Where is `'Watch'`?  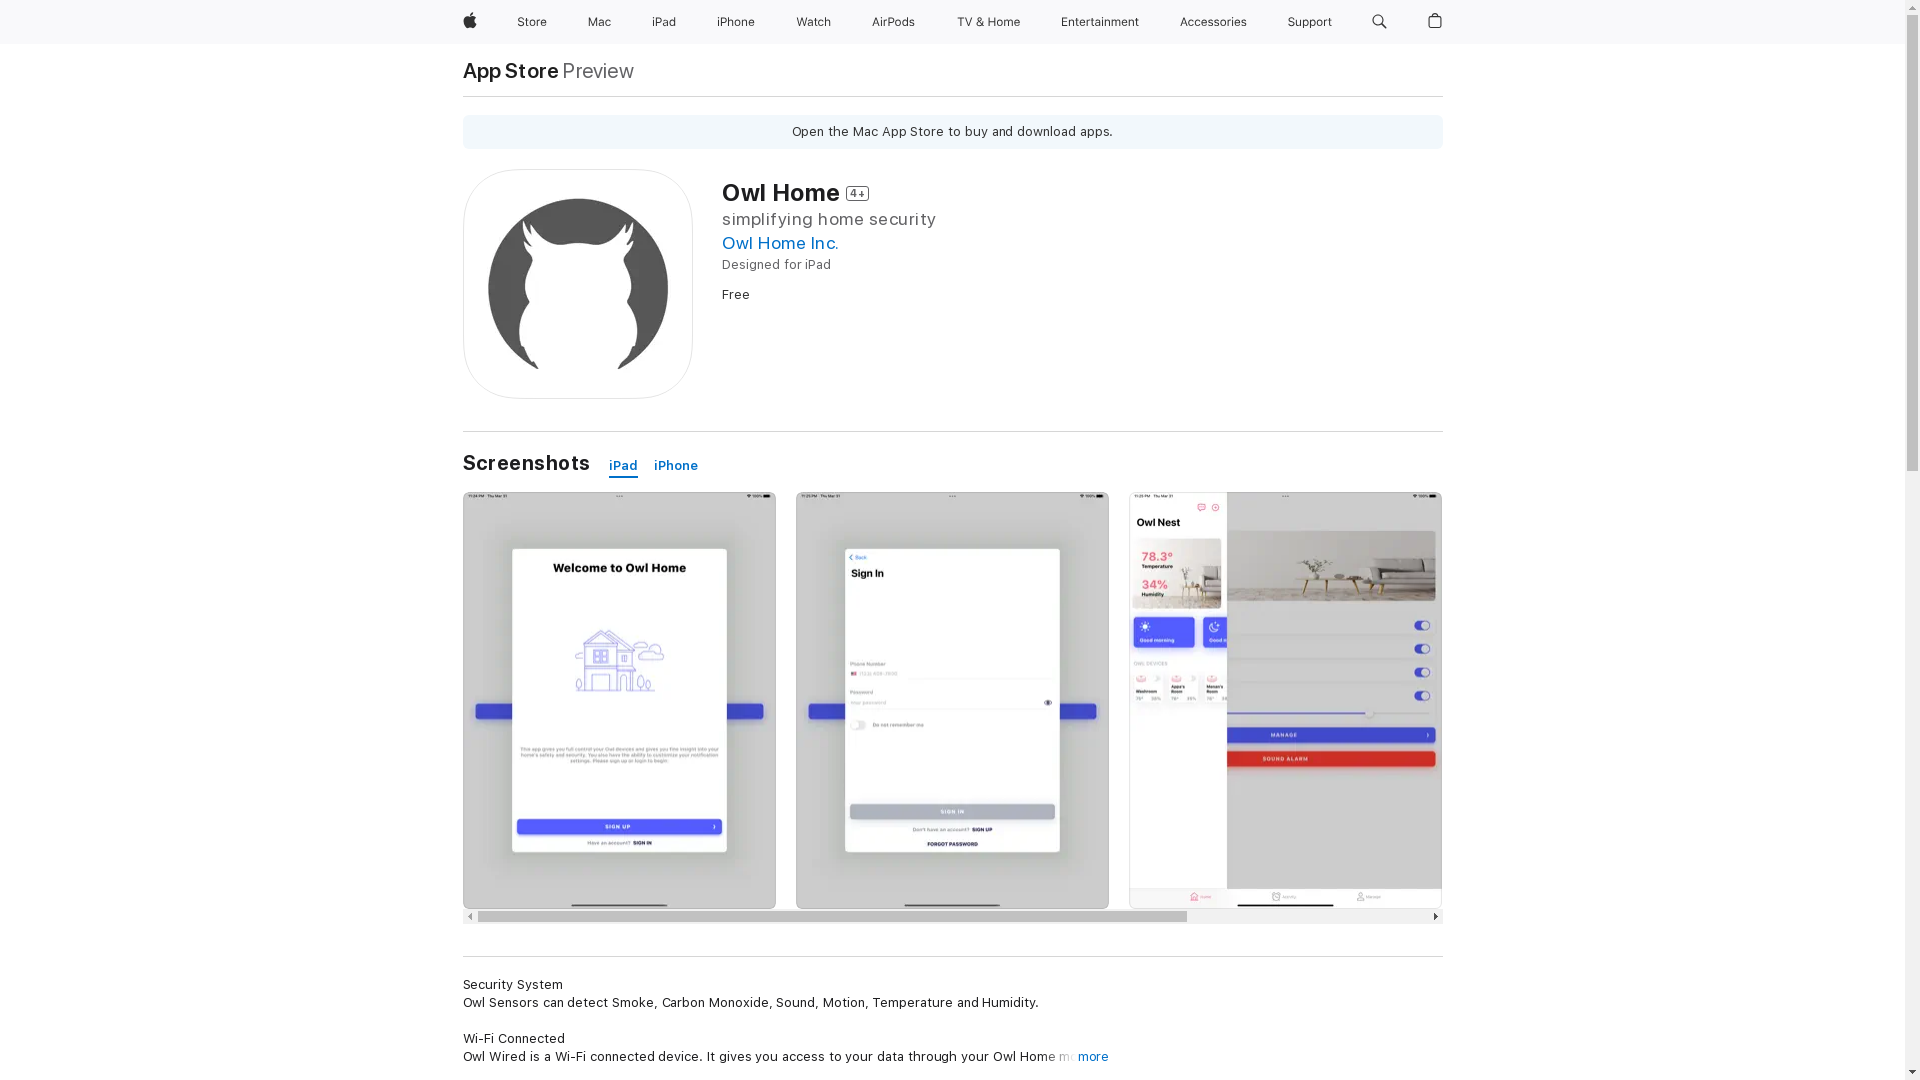 'Watch' is located at coordinates (813, 22).